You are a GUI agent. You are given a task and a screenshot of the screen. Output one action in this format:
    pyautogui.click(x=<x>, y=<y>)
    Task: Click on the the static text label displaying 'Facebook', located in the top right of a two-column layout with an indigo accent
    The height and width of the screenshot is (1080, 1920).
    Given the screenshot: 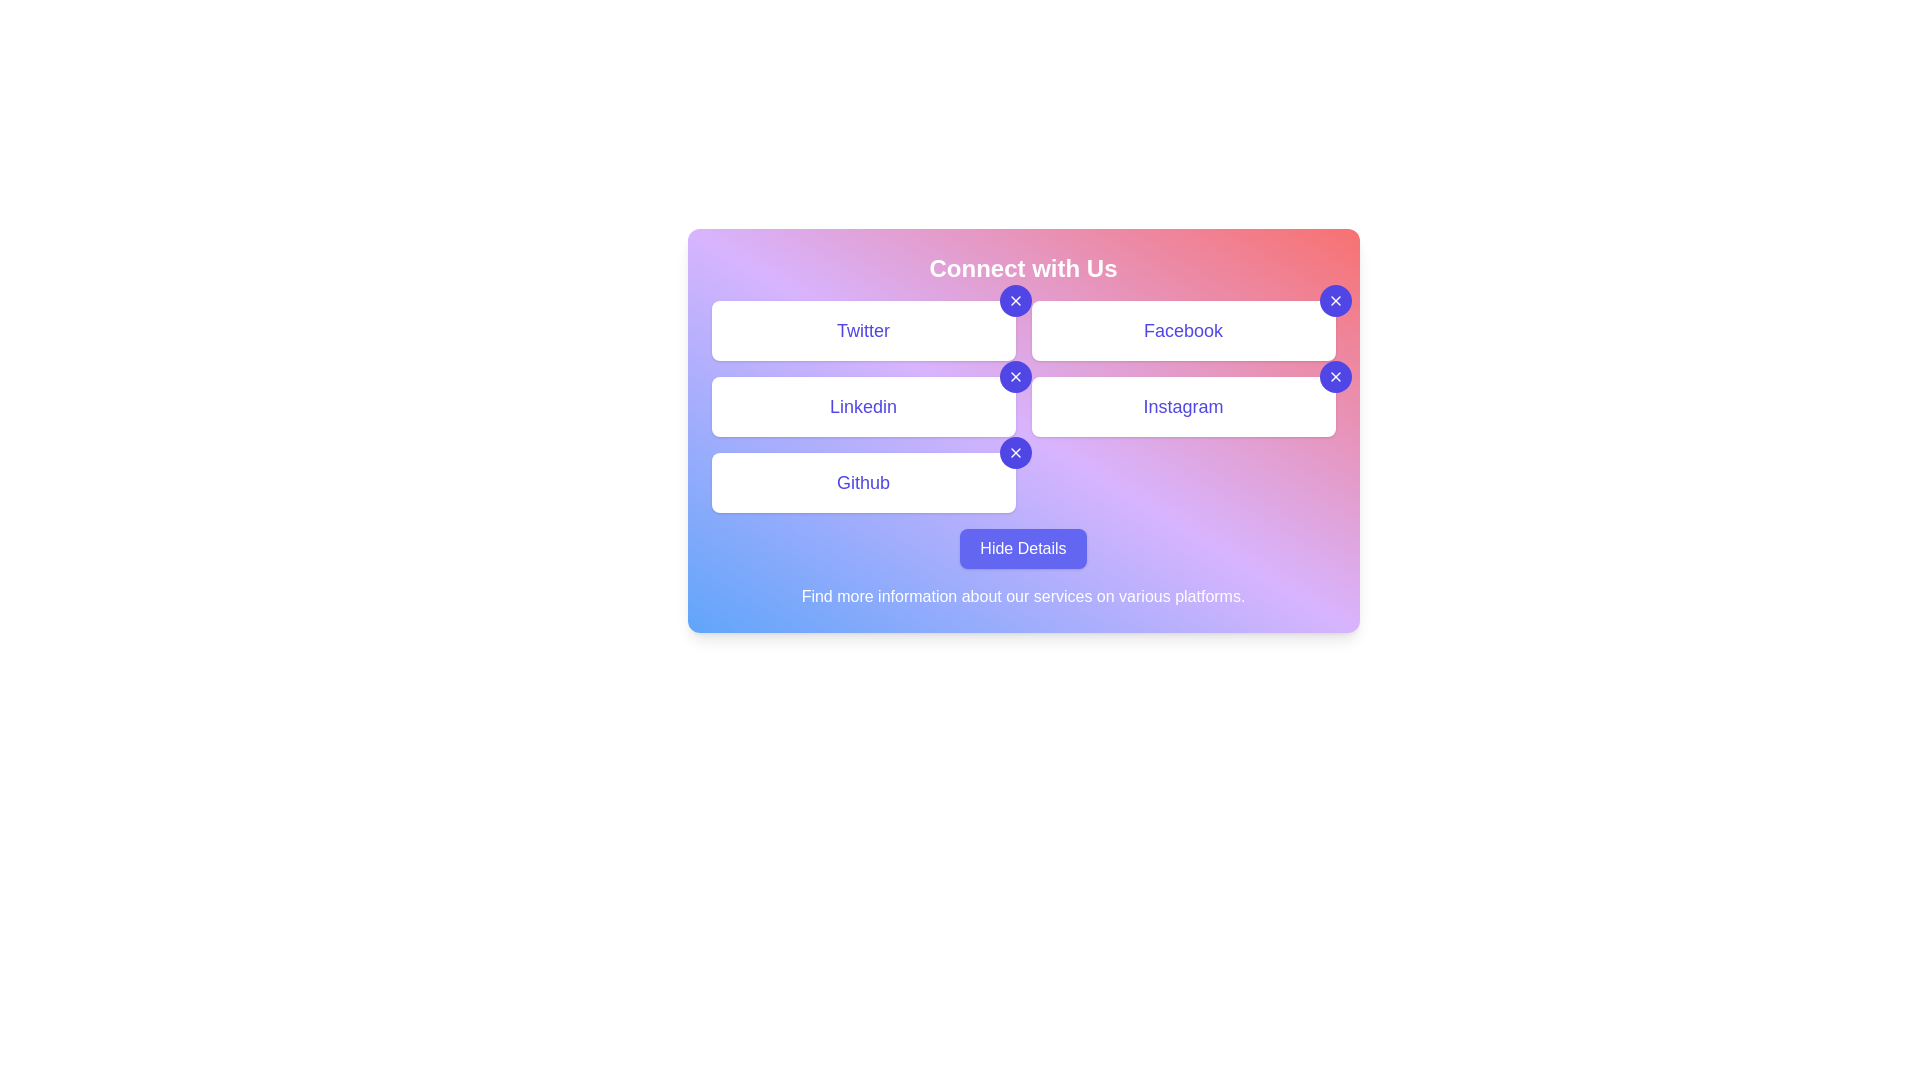 What is the action you would take?
    pyautogui.click(x=1183, y=330)
    